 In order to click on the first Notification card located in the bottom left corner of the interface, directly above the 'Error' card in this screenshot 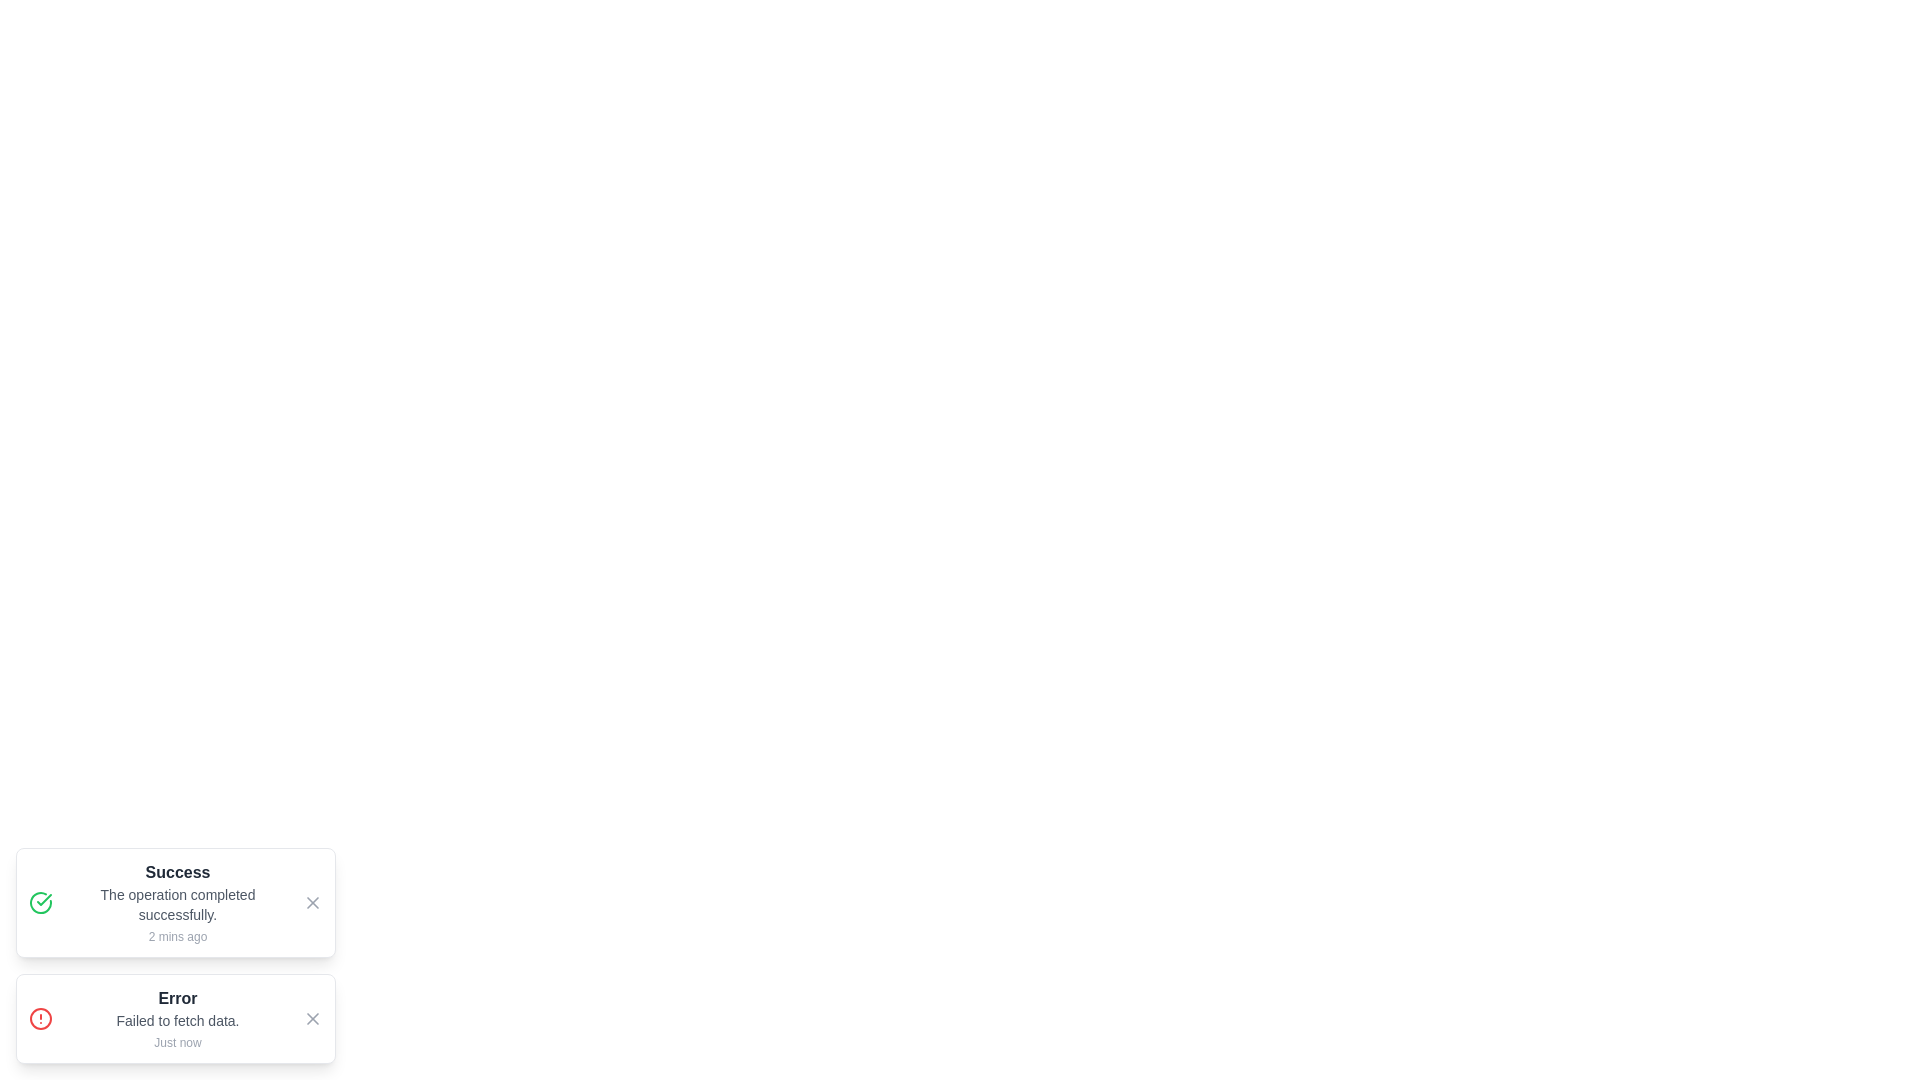, I will do `click(176, 902)`.